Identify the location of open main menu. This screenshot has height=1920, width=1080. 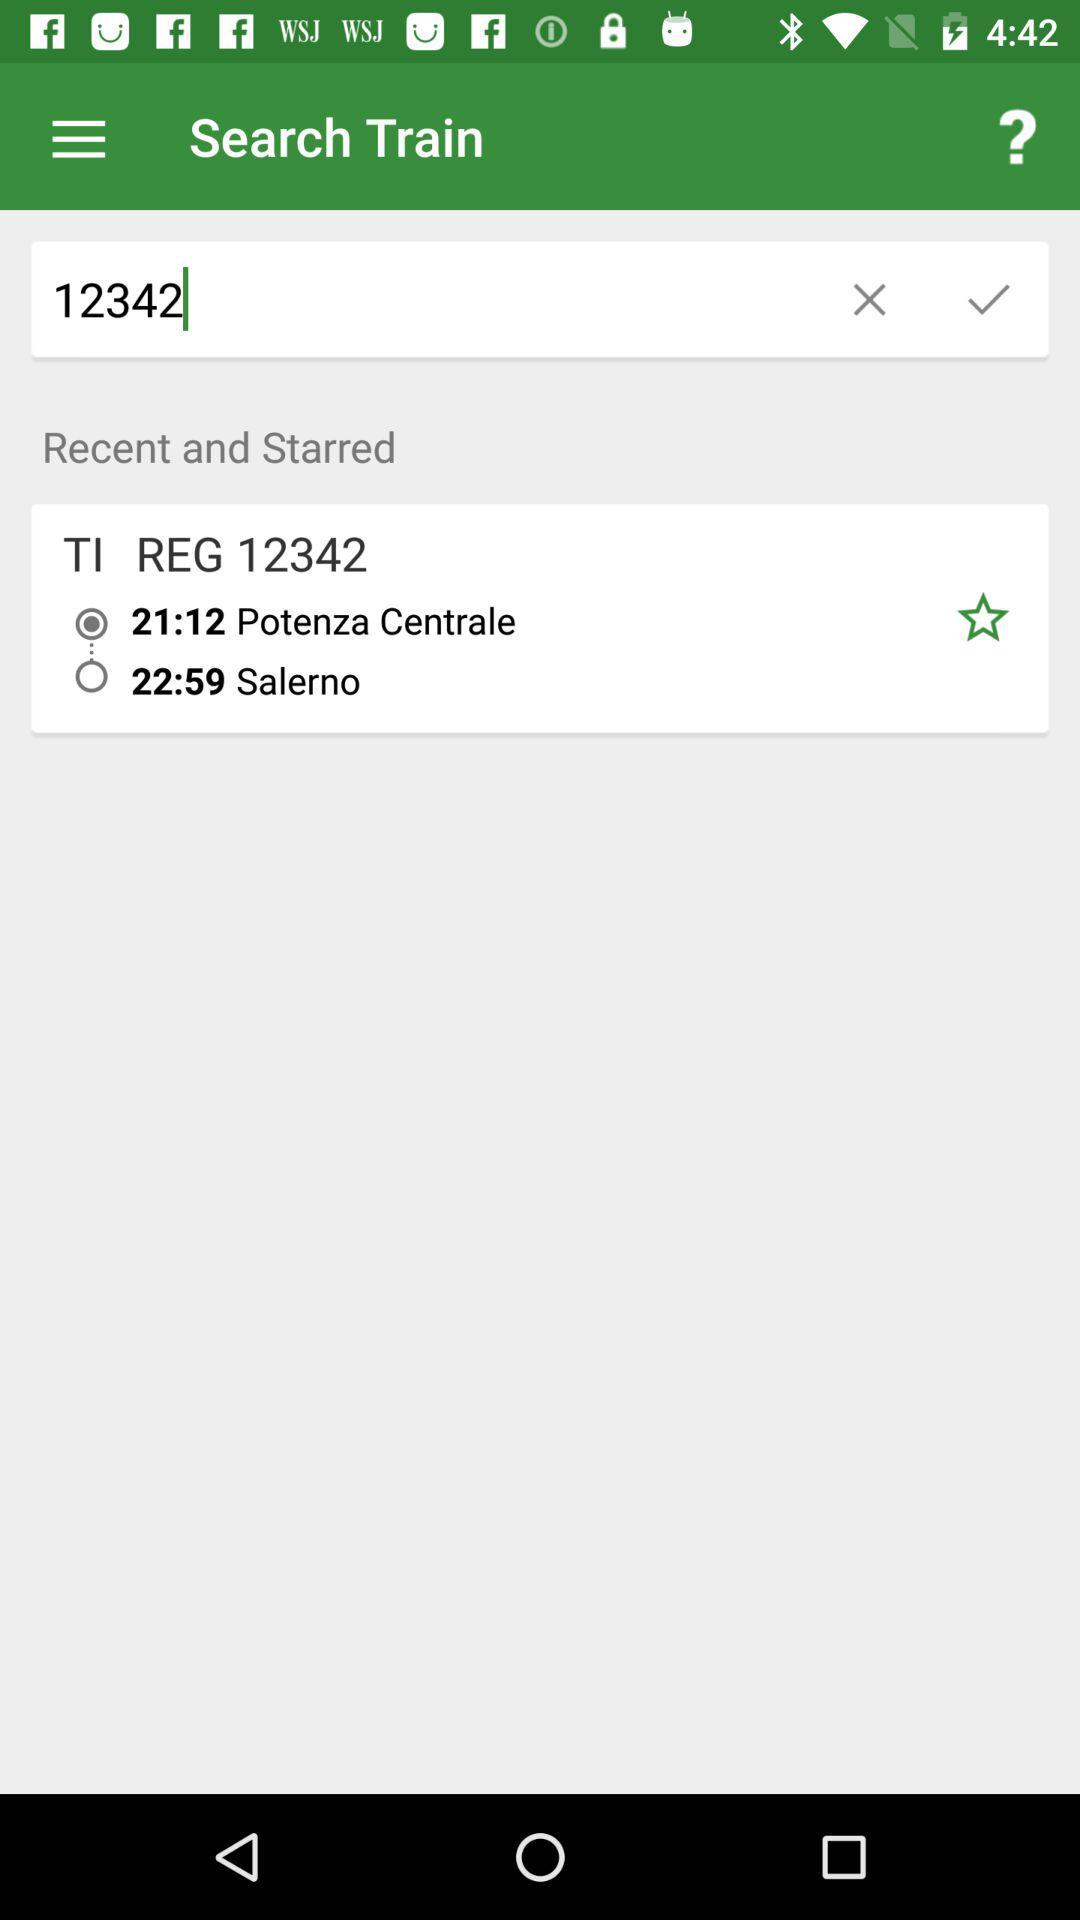
(88, 135).